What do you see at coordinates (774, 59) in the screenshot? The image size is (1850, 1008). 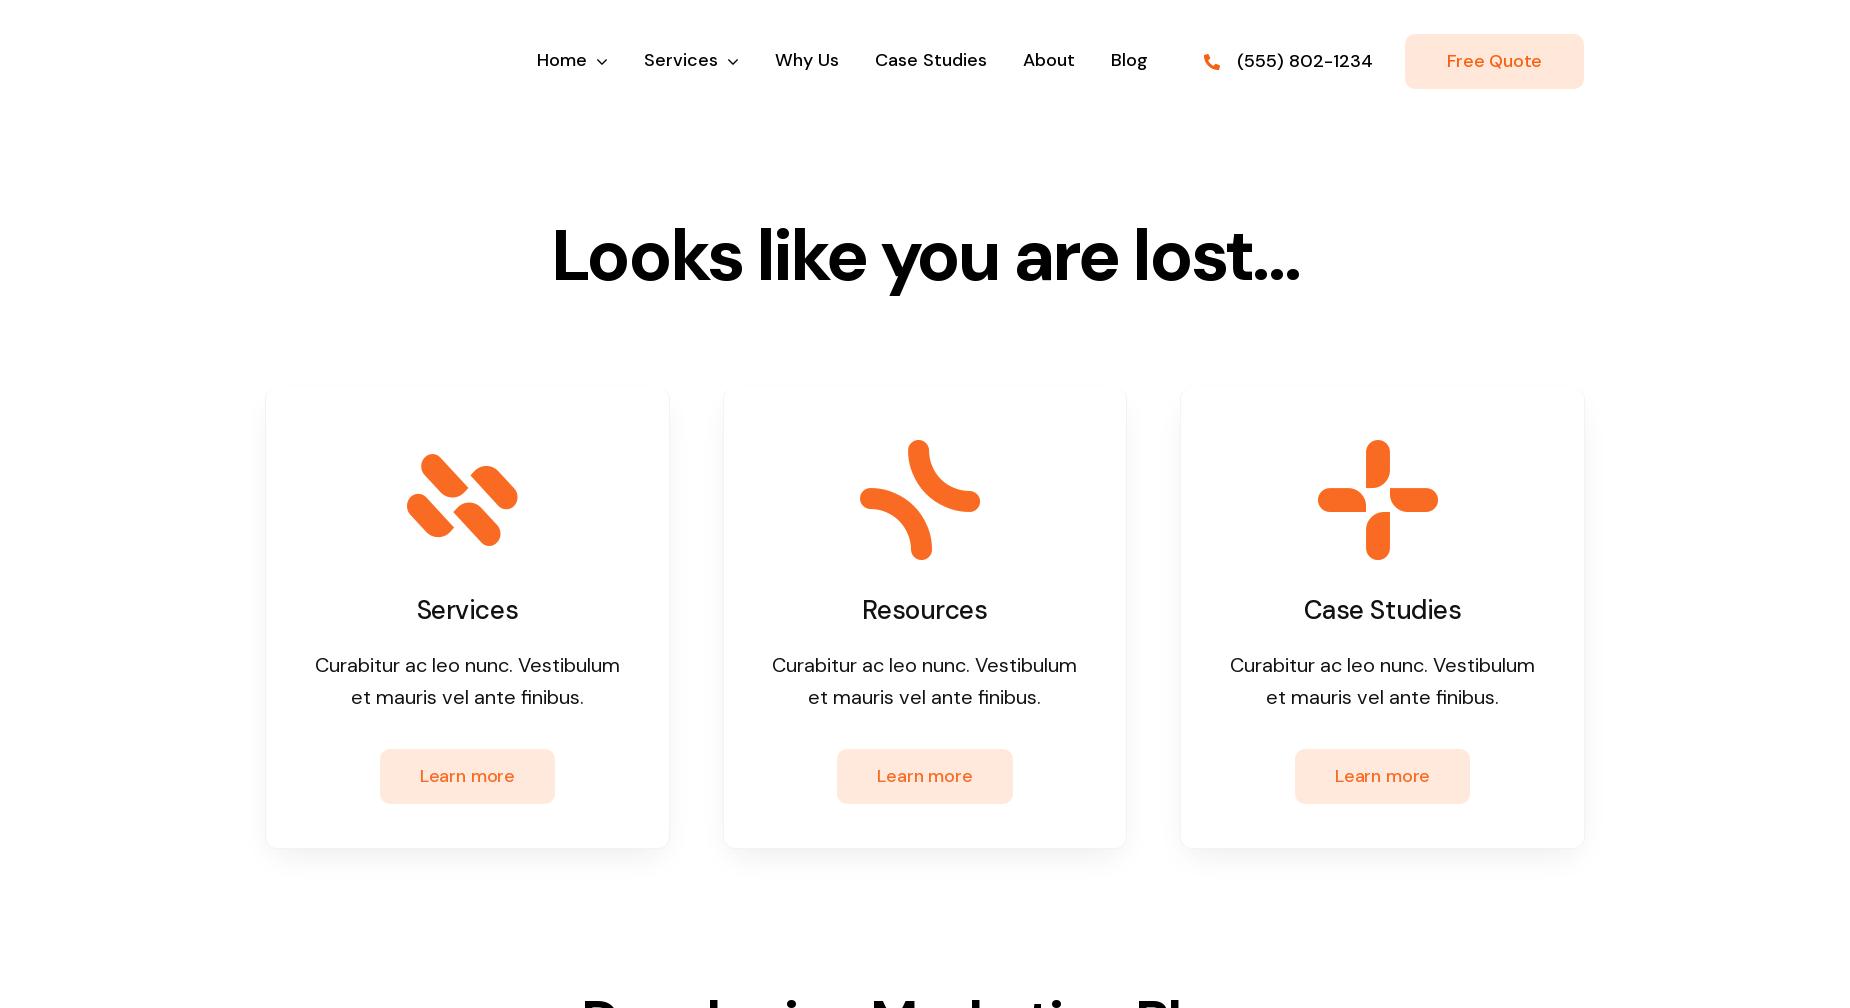 I see `'Why Us'` at bounding box center [774, 59].